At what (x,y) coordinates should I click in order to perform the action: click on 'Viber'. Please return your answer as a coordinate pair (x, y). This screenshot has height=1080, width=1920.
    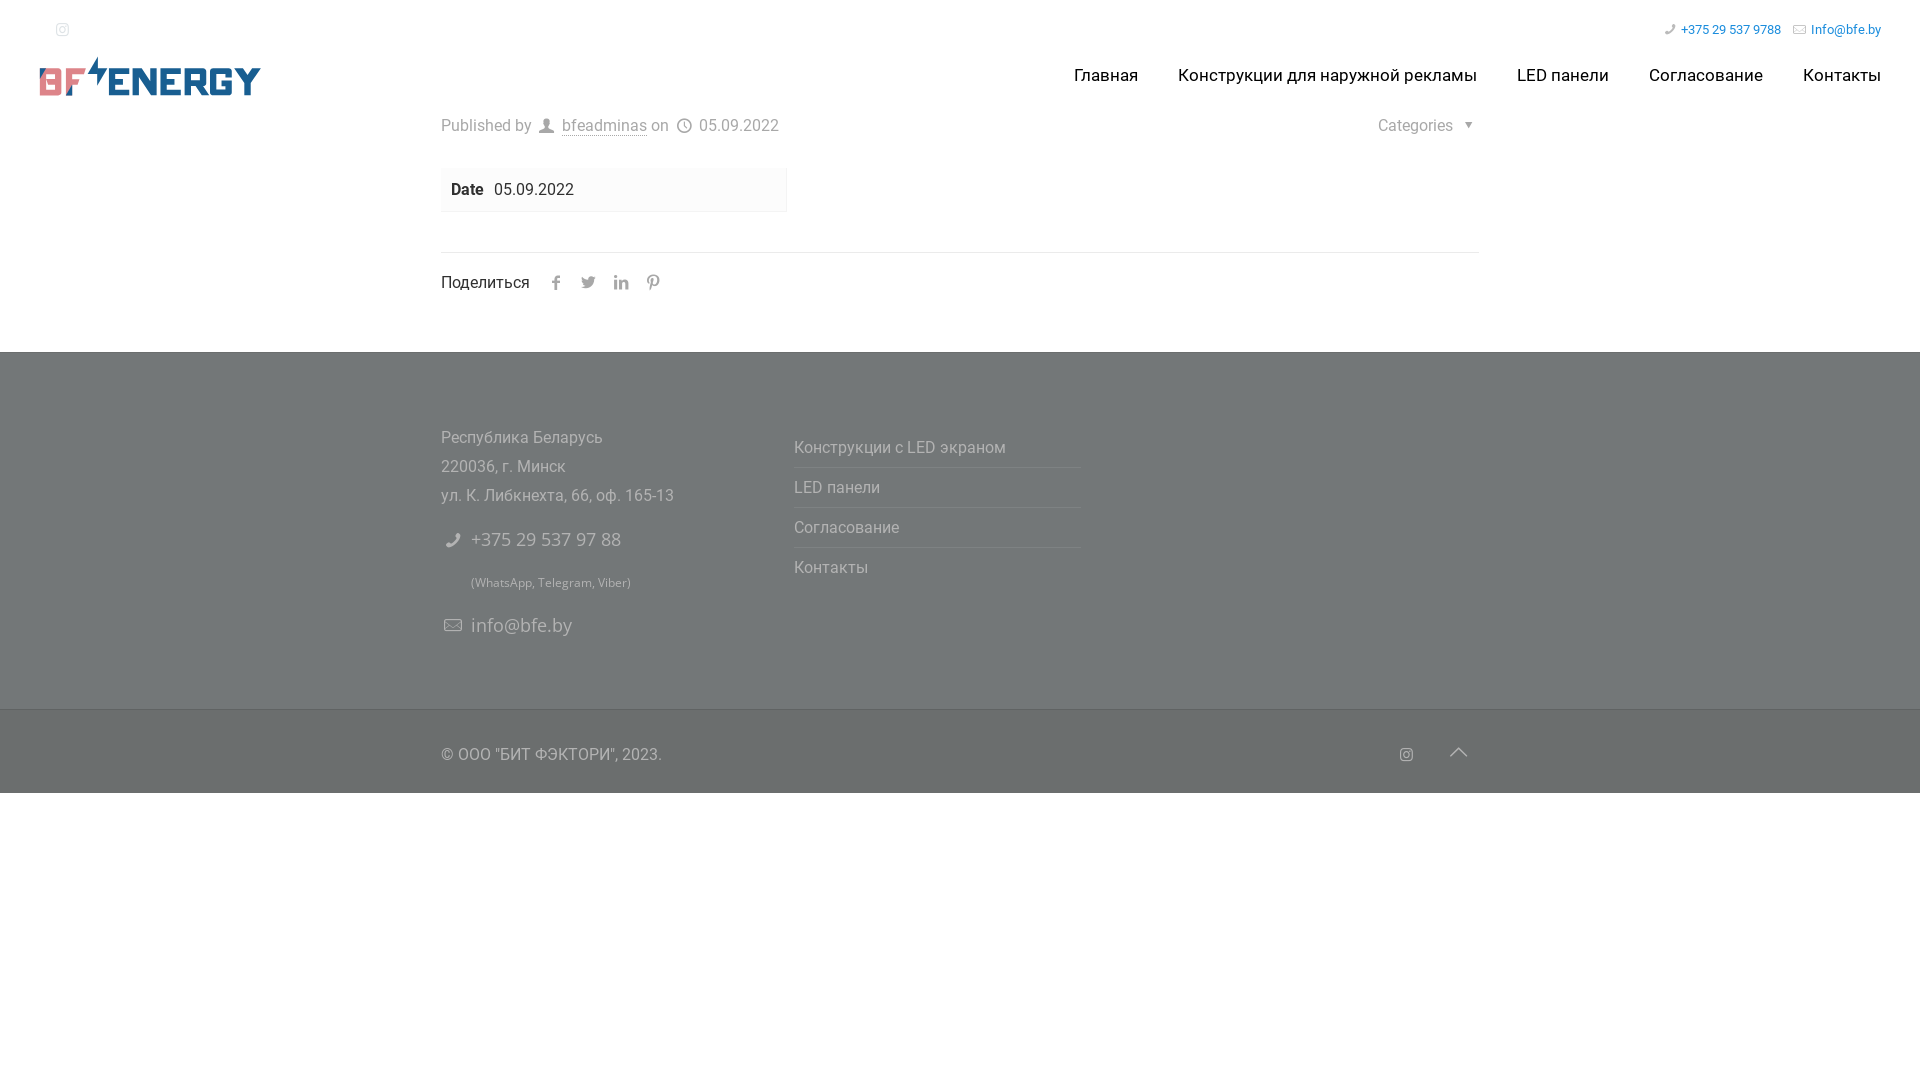
    Looking at the image, I should click on (611, 582).